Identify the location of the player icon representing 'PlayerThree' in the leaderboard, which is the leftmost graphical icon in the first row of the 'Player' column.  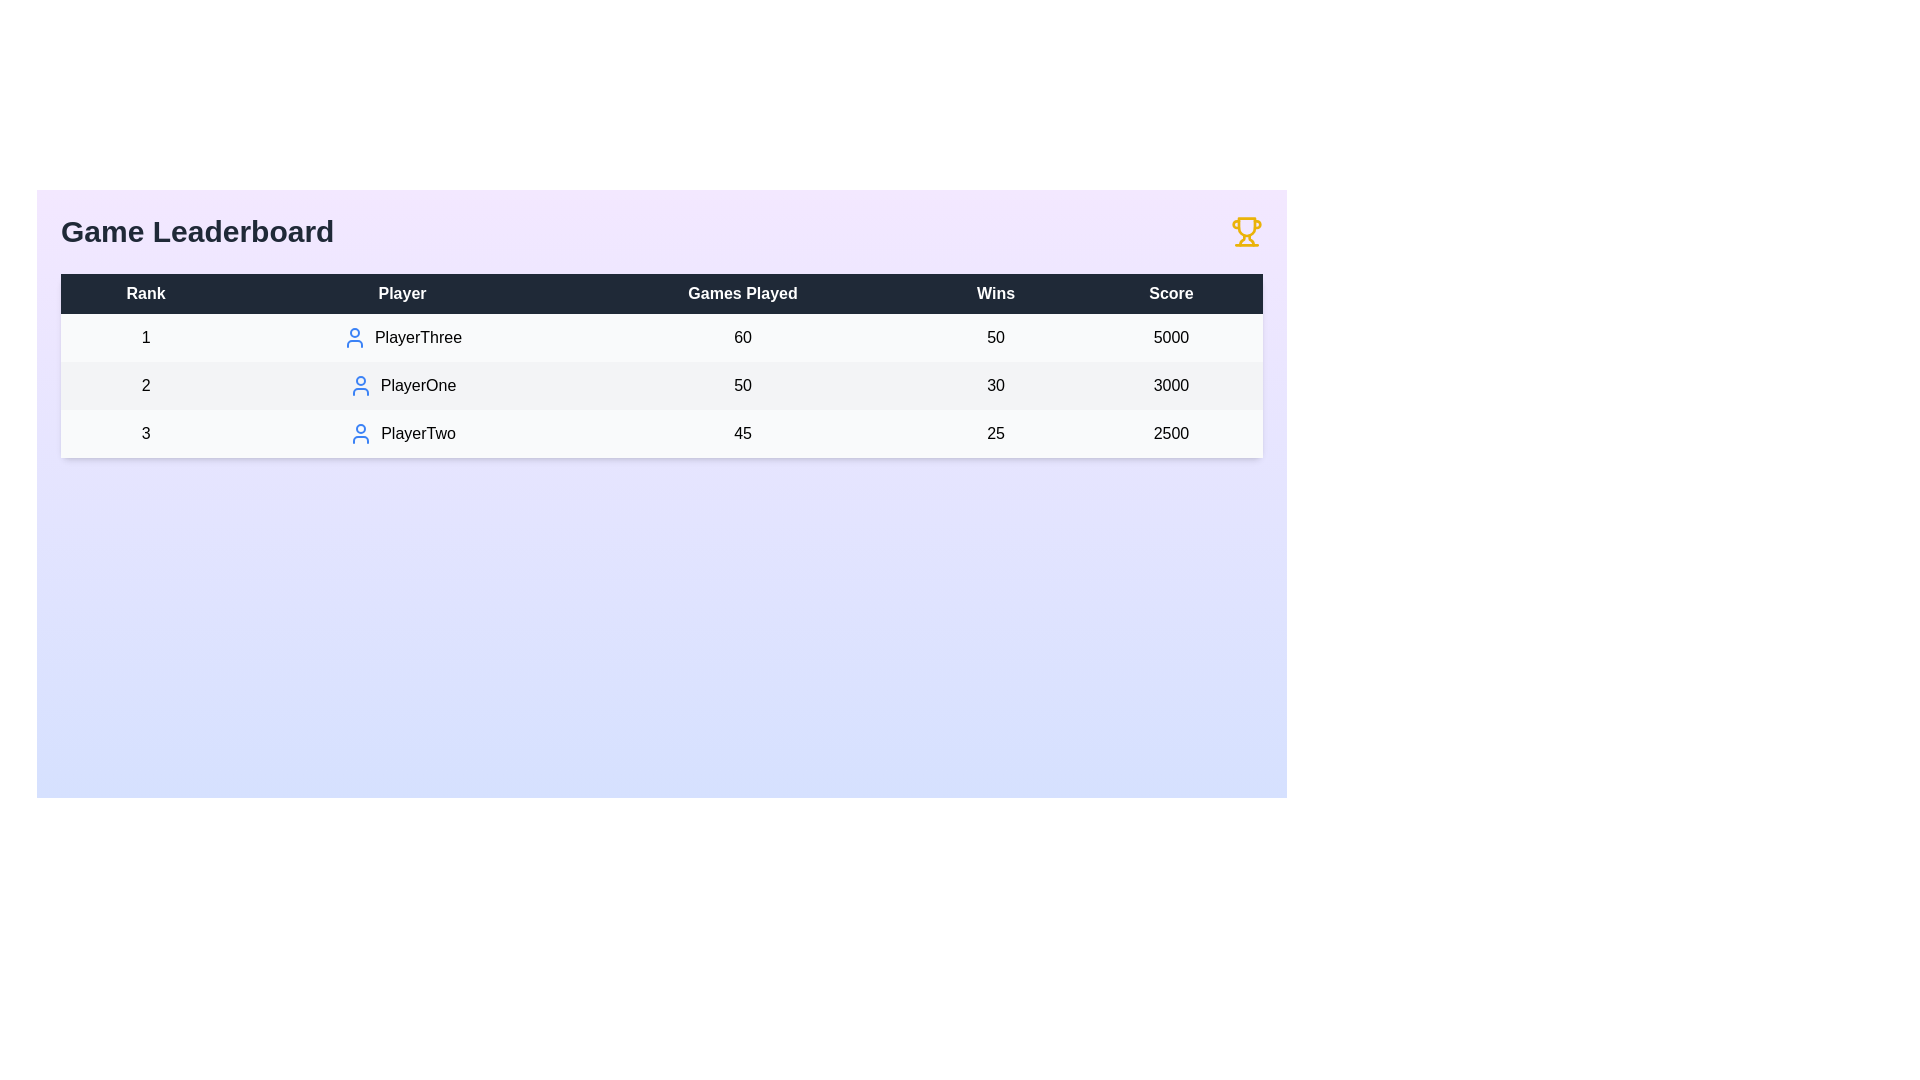
(355, 337).